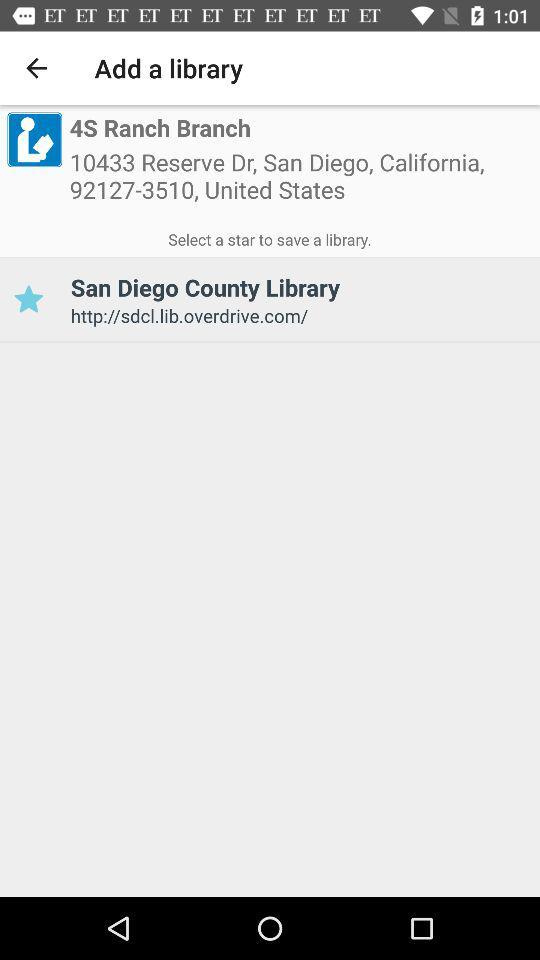 Image resolution: width=540 pixels, height=960 pixels. Describe the element at coordinates (297, 315) in the screenshot. I see `item below the san diego county` at that location.